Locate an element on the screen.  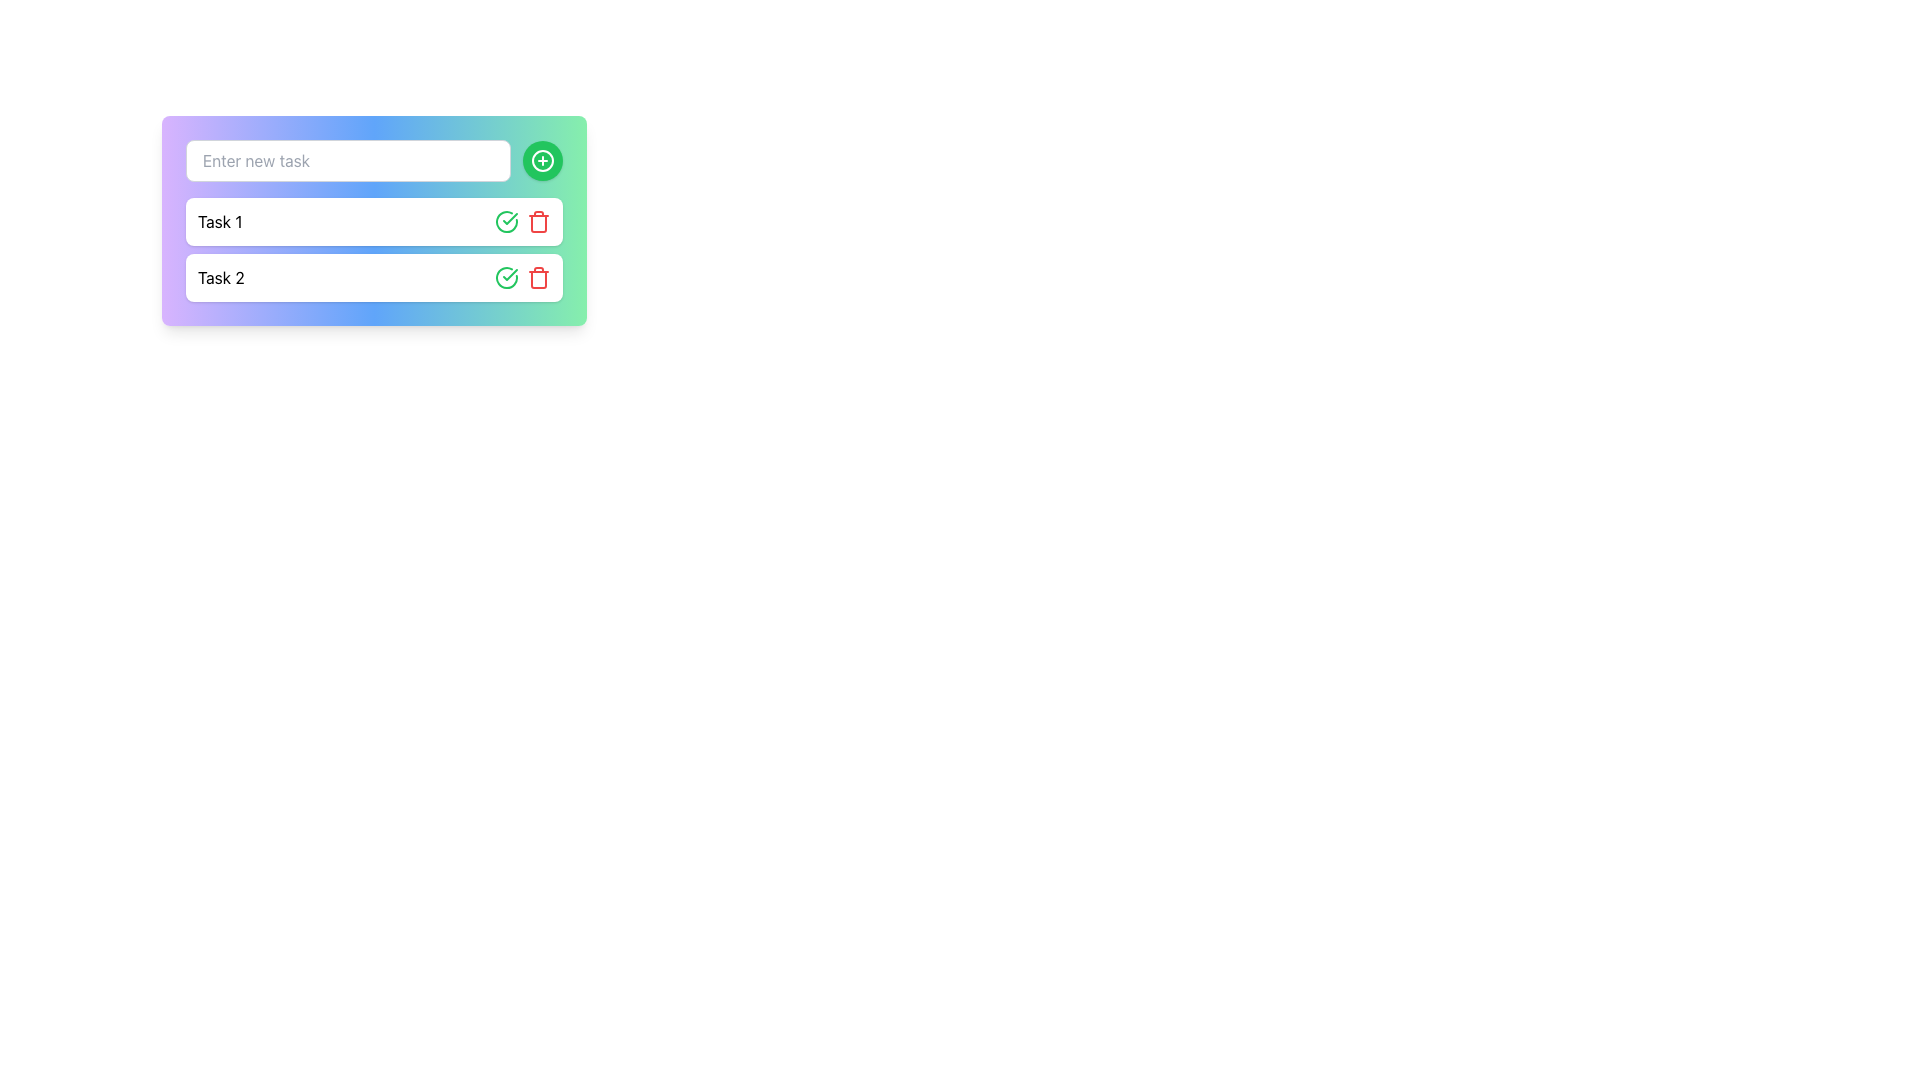
on the 'Task 2' text label is located at coordinates (220, 277).